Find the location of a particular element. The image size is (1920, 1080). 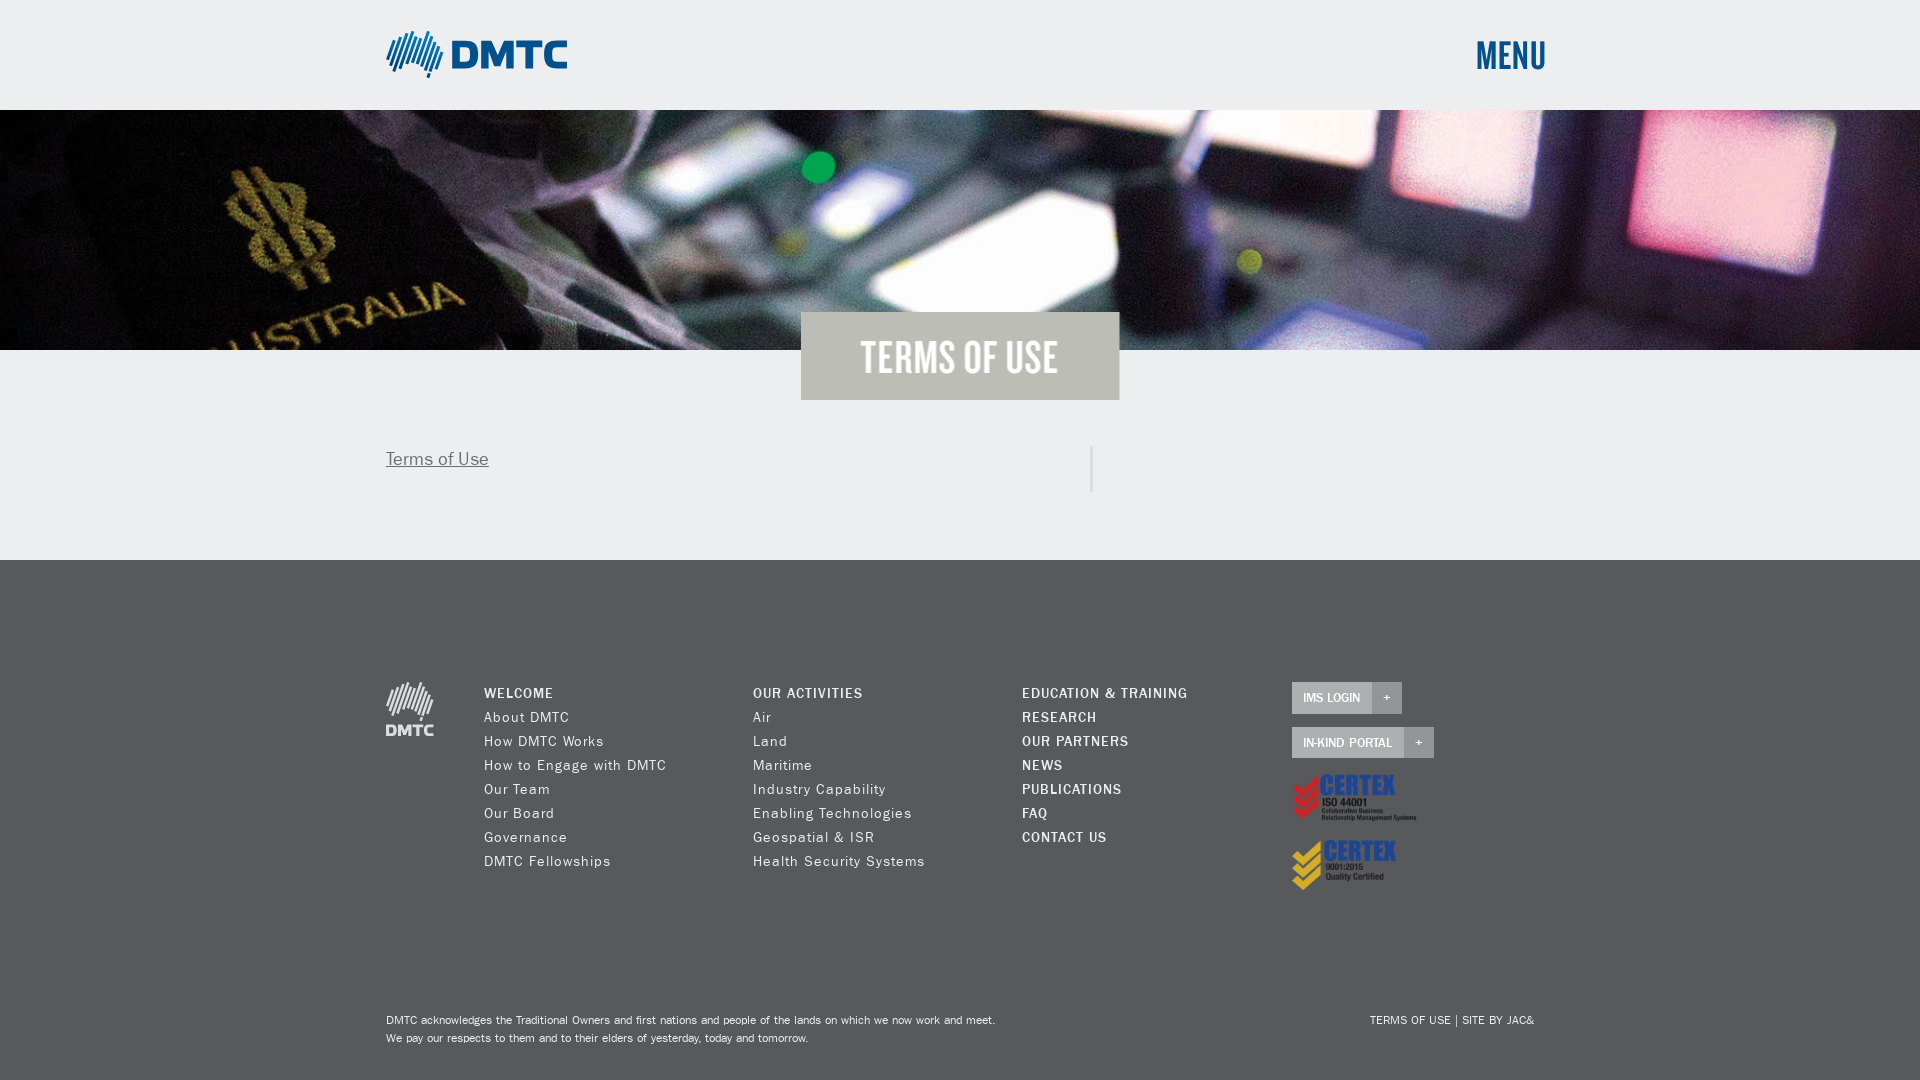

'How DMTC Works' is located at coordinates (543, 741).